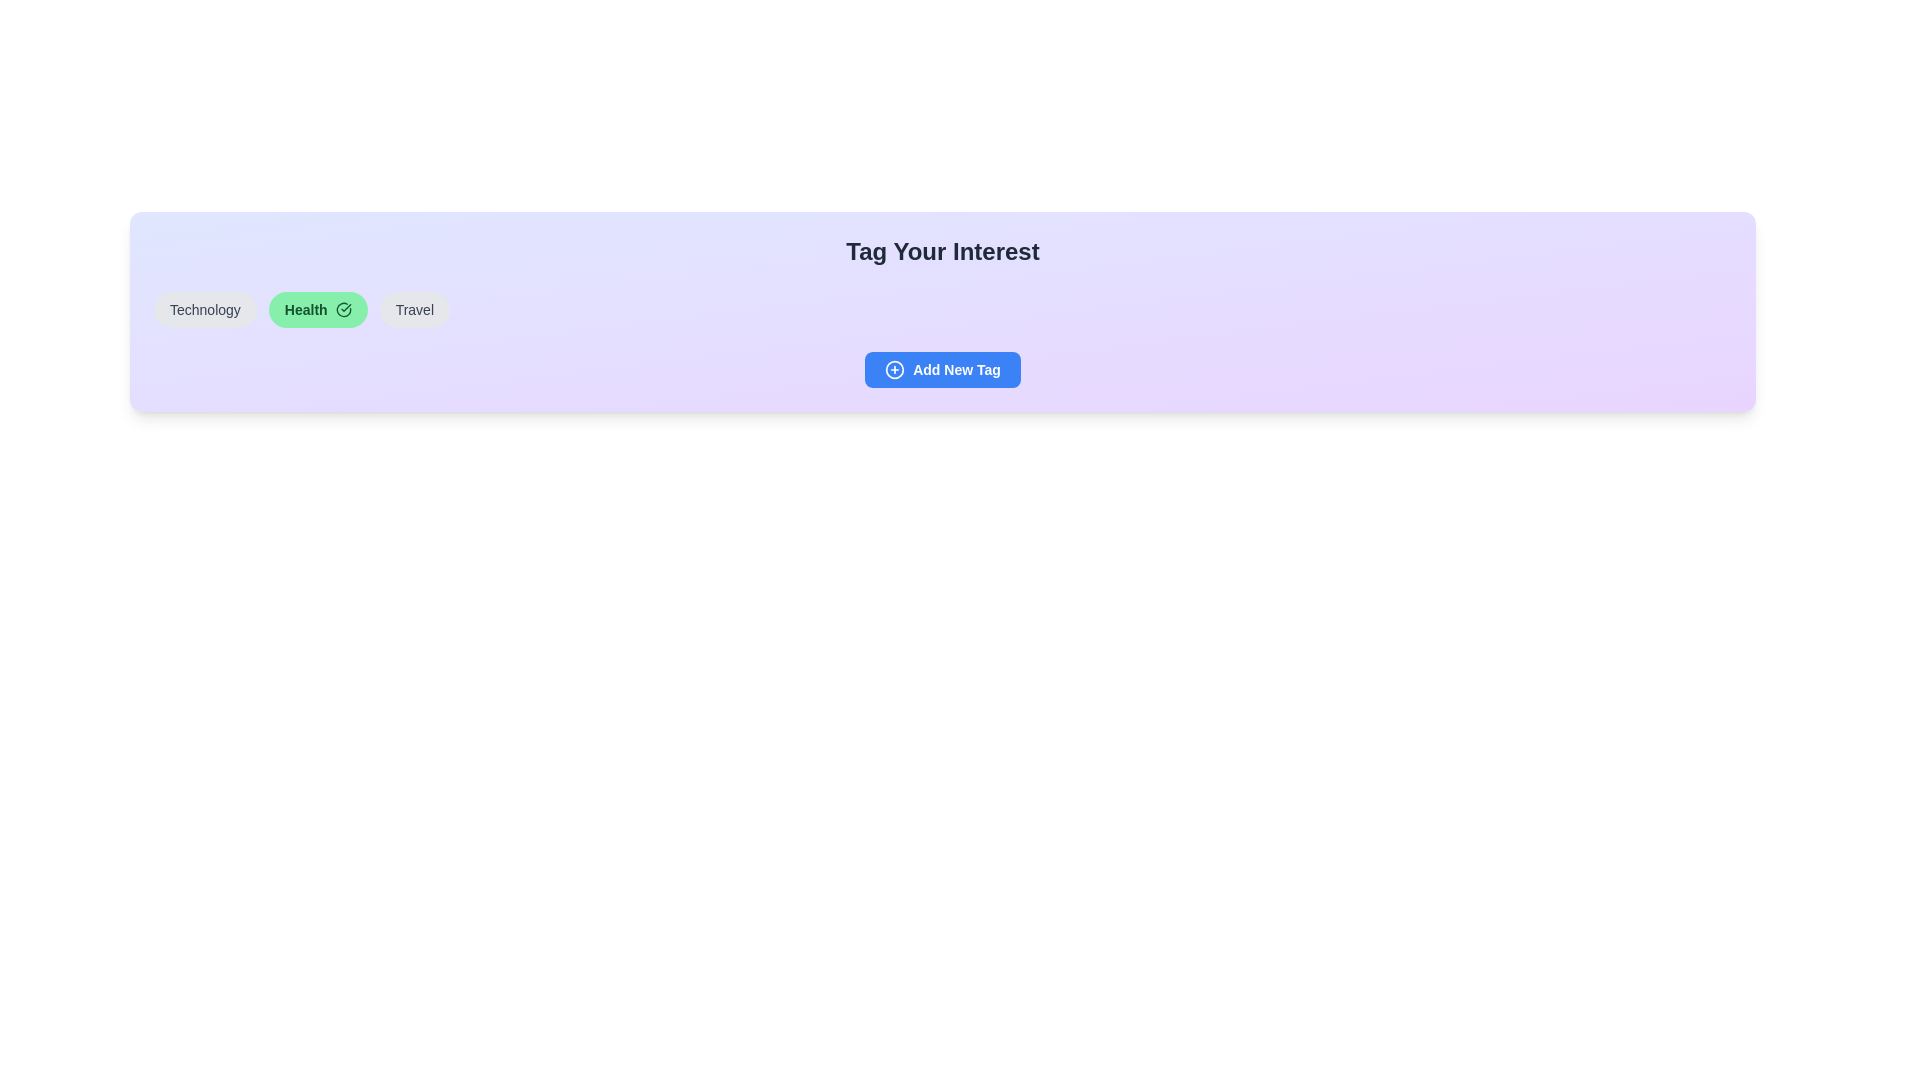 This screenshot has width=1920, height=1080. Describe the element at coordinates (317, 309) in the screenshot. I see `the 'Health' button, which is a rounded rectangular button with a green background and the word 'Health' in bold, dark green text, located between the 'Technology' and 'Travel' buttons` at that location.